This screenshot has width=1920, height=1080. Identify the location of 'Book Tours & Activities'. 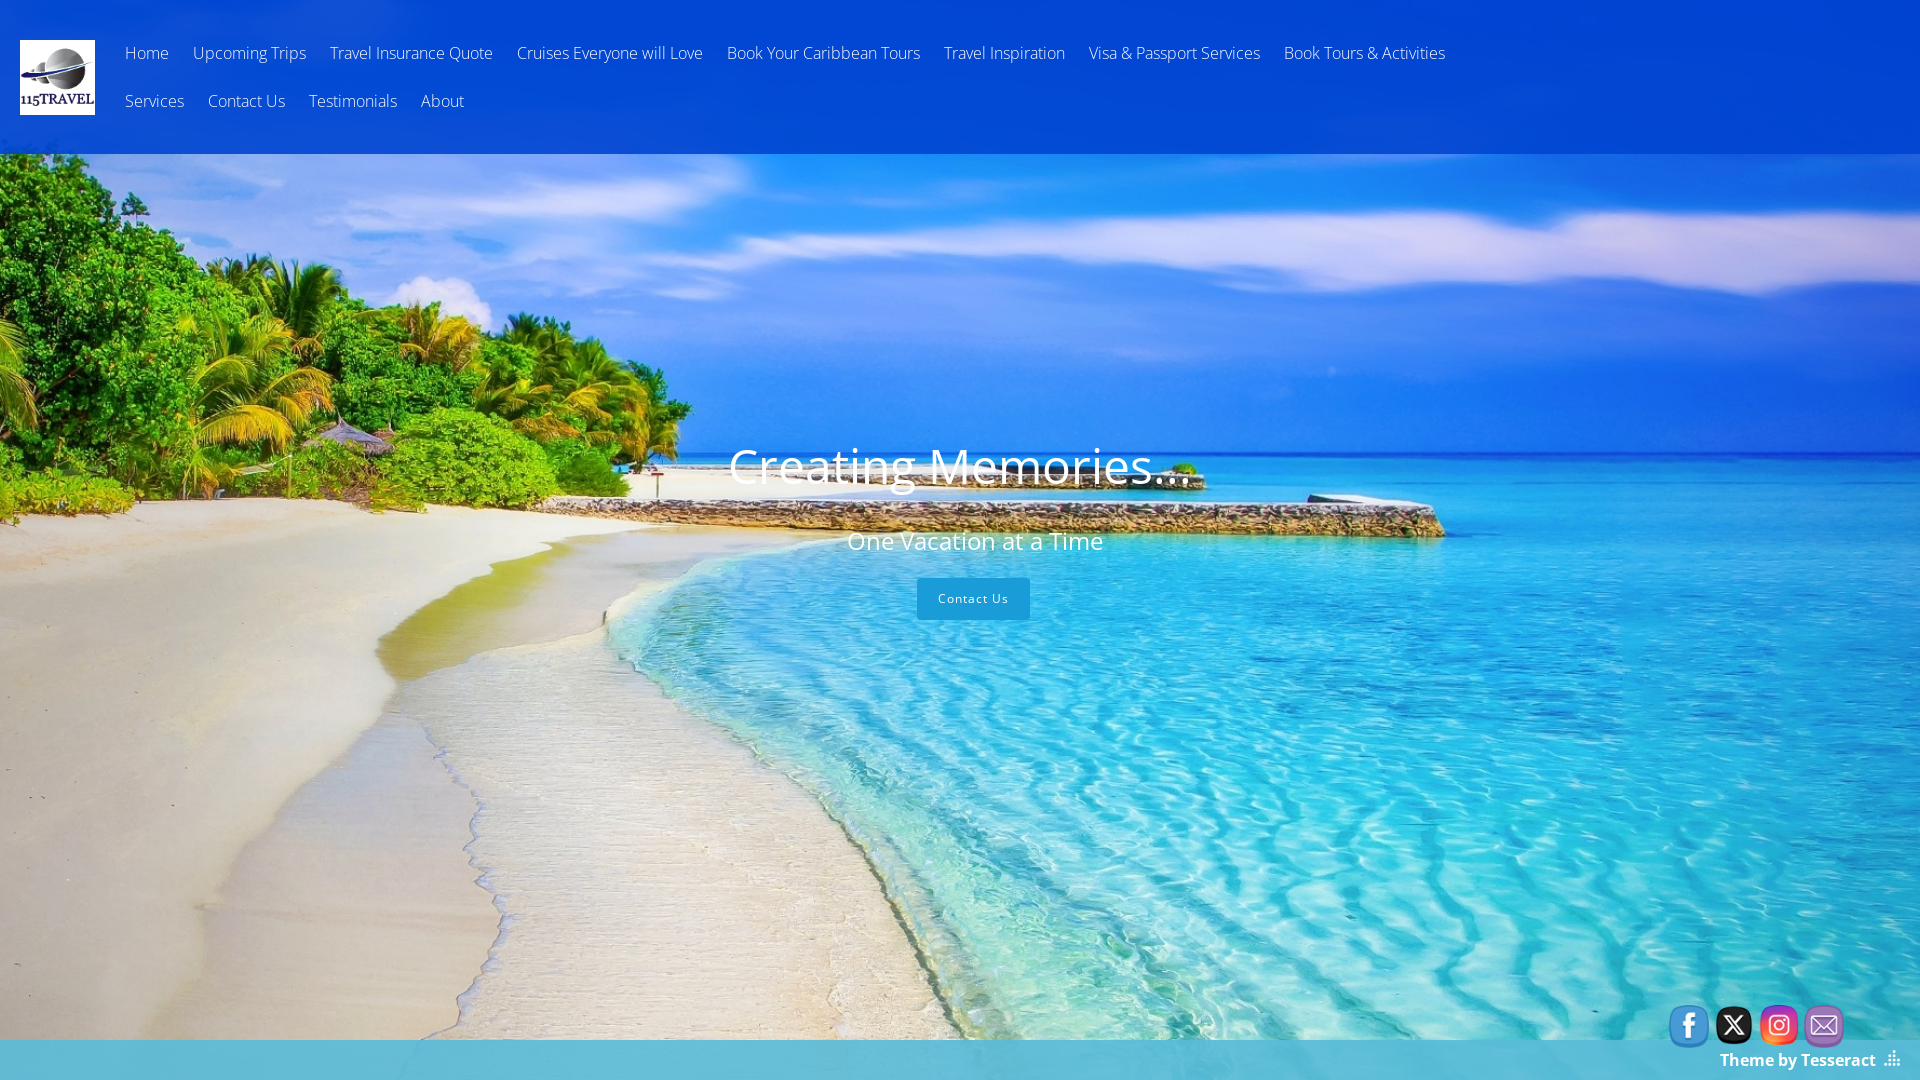
(1363, 52).